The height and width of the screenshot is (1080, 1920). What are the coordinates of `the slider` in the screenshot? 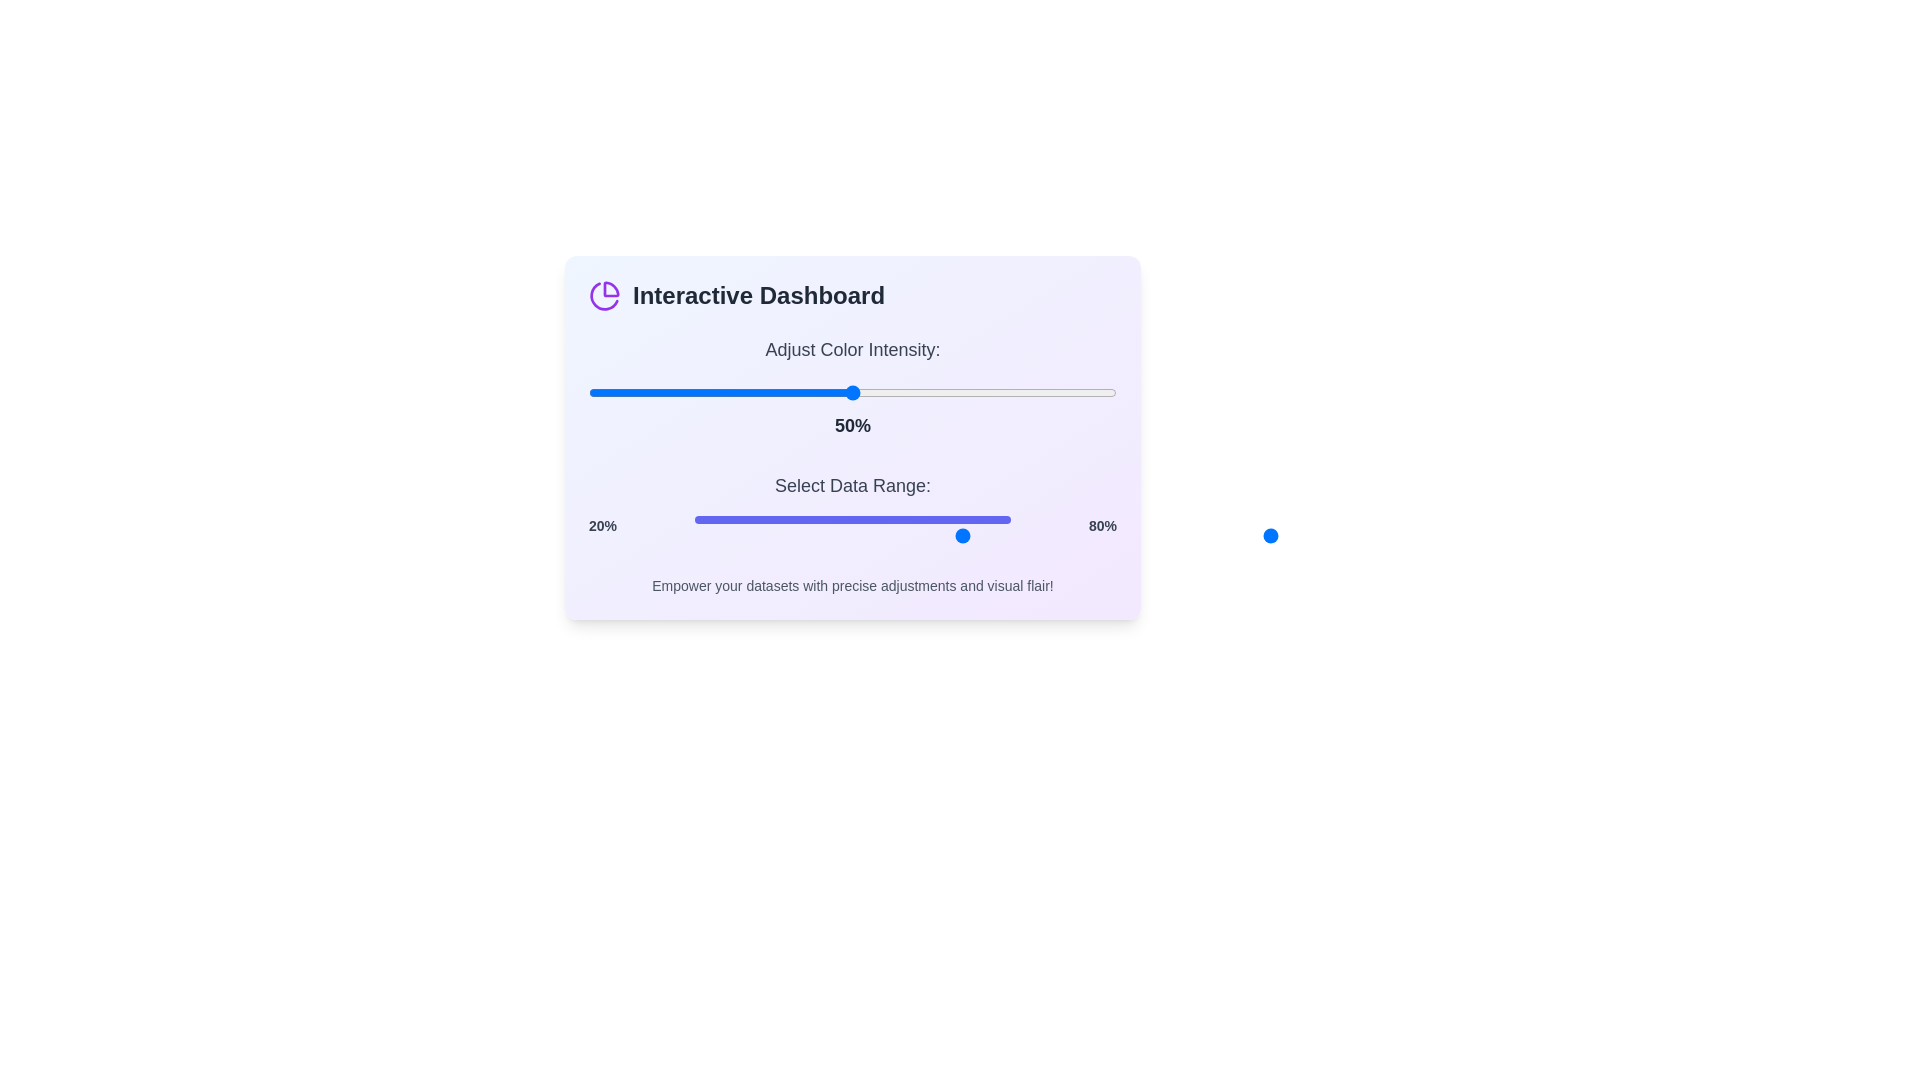 It's located at (1089, 535).